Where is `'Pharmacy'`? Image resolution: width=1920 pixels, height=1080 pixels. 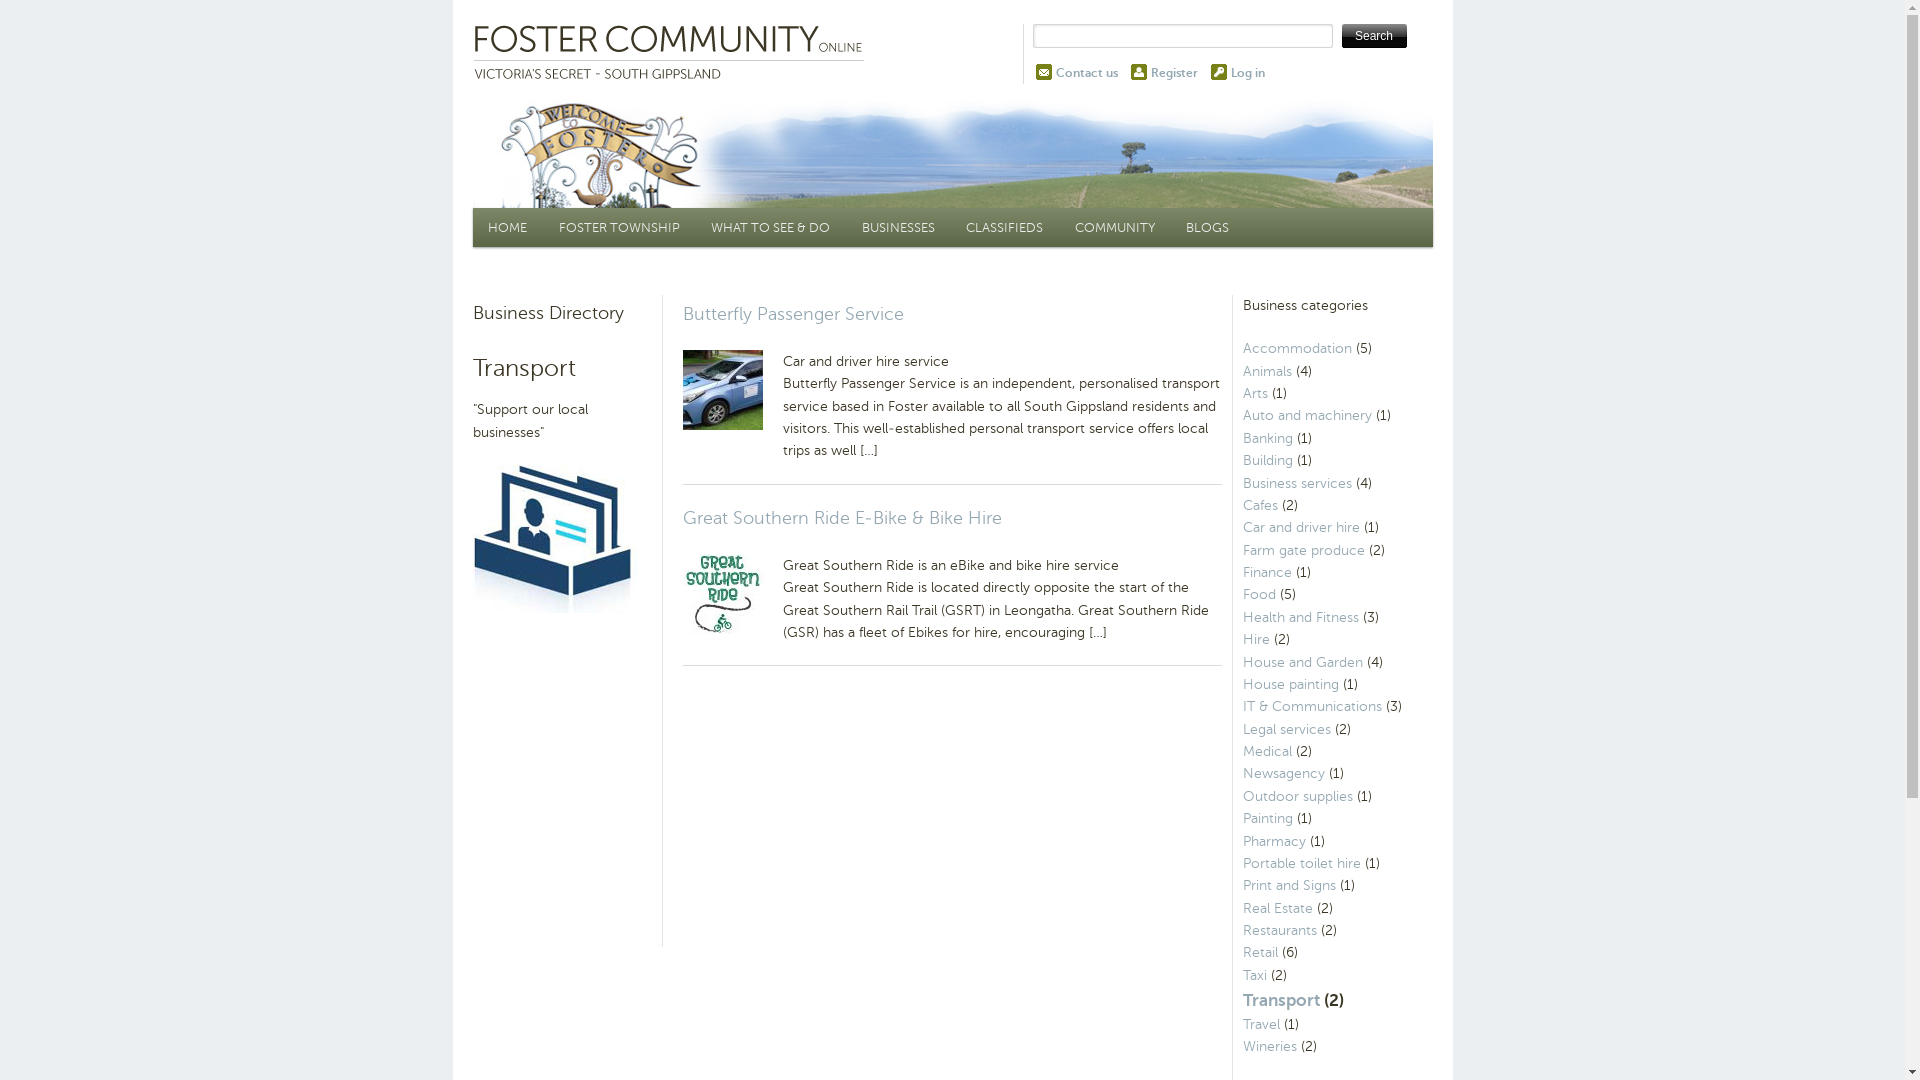
'Pharmacy' is located at coordinates (1272, 841).